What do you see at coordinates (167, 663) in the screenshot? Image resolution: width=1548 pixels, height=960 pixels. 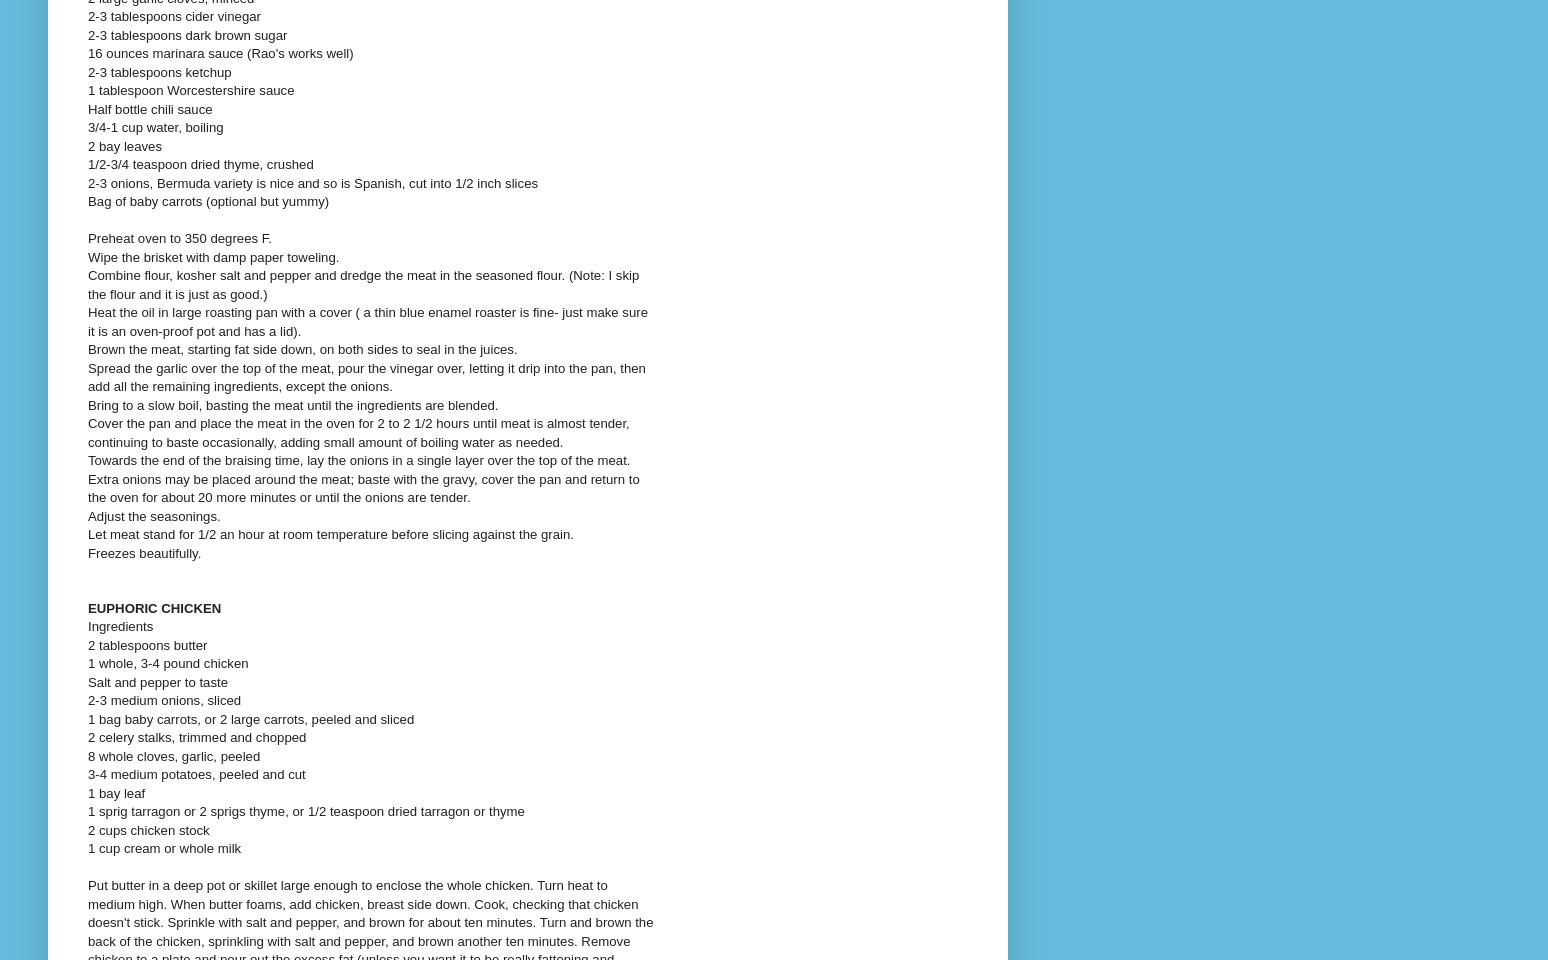 I see `'1 whole, 3-4 pound chicken'` at bounding box center [167, 663].